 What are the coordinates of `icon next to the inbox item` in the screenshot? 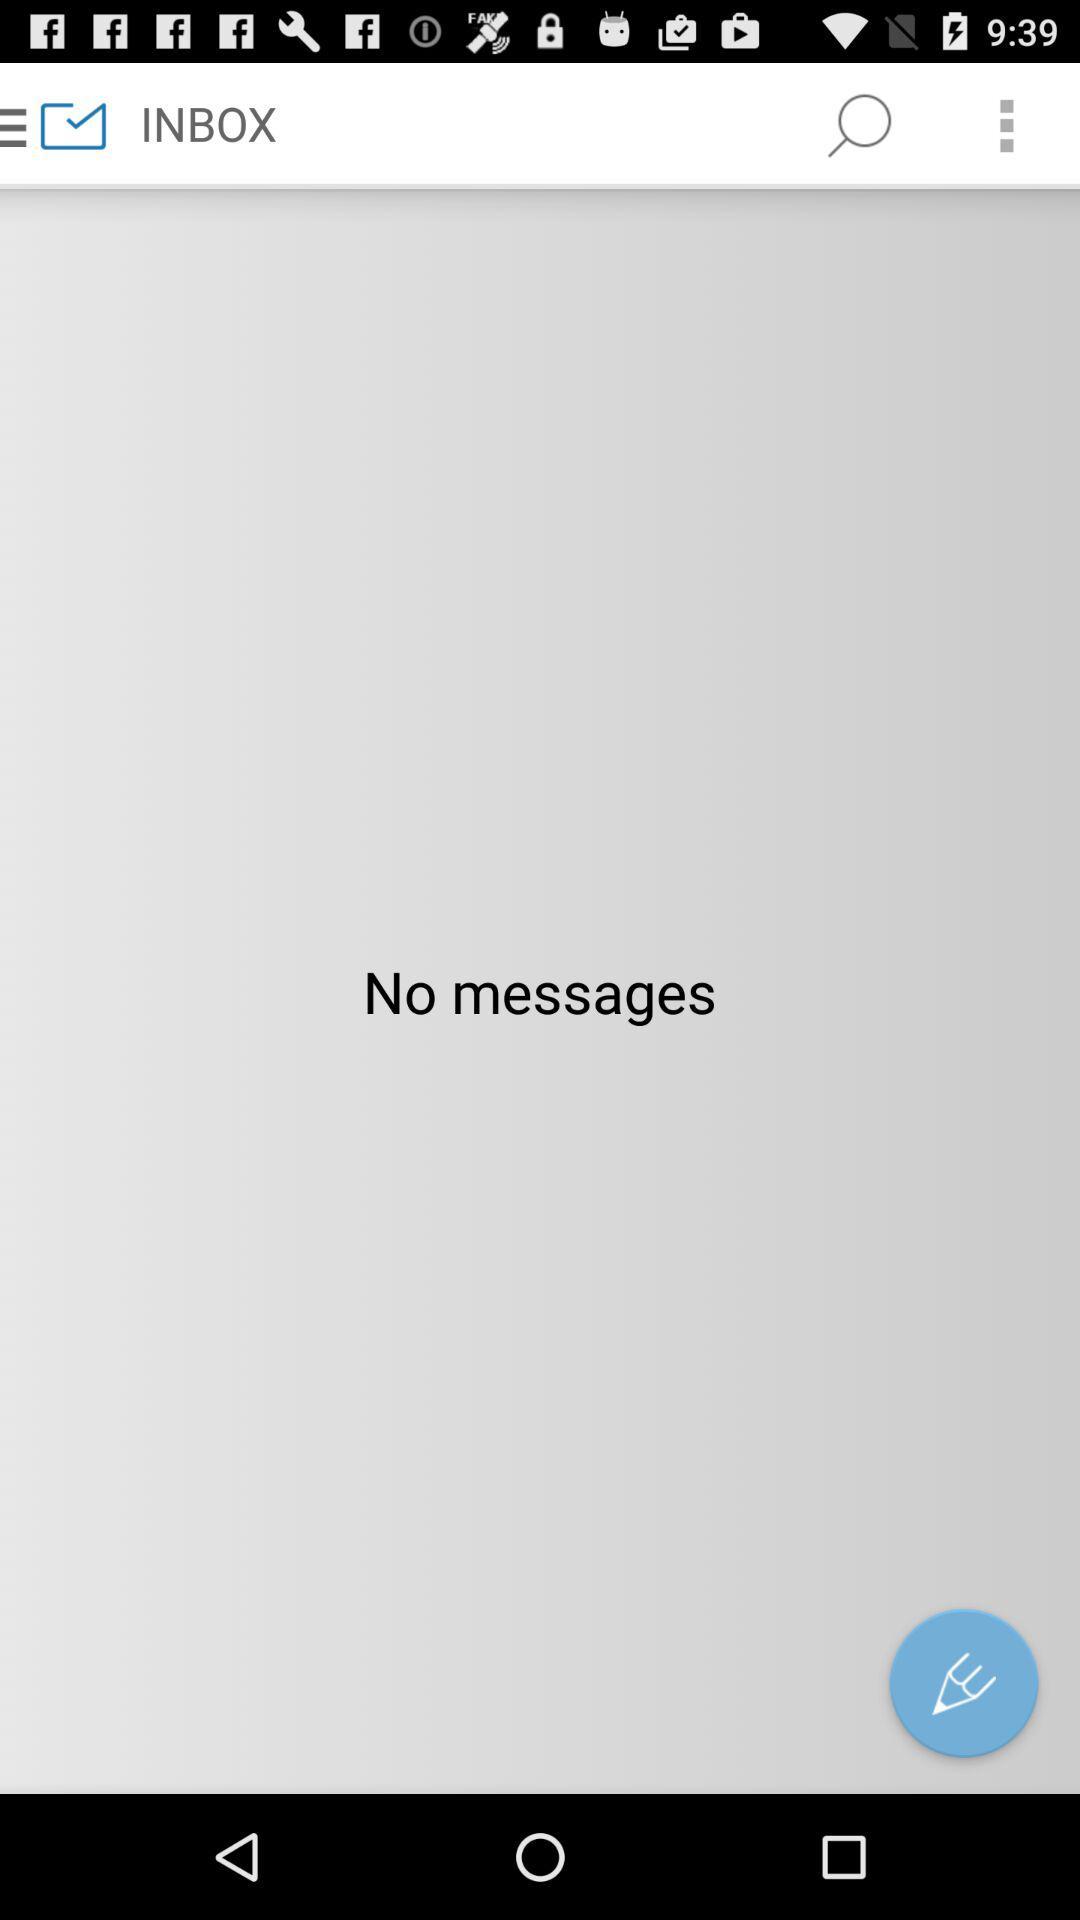 It's located at (858, 124).